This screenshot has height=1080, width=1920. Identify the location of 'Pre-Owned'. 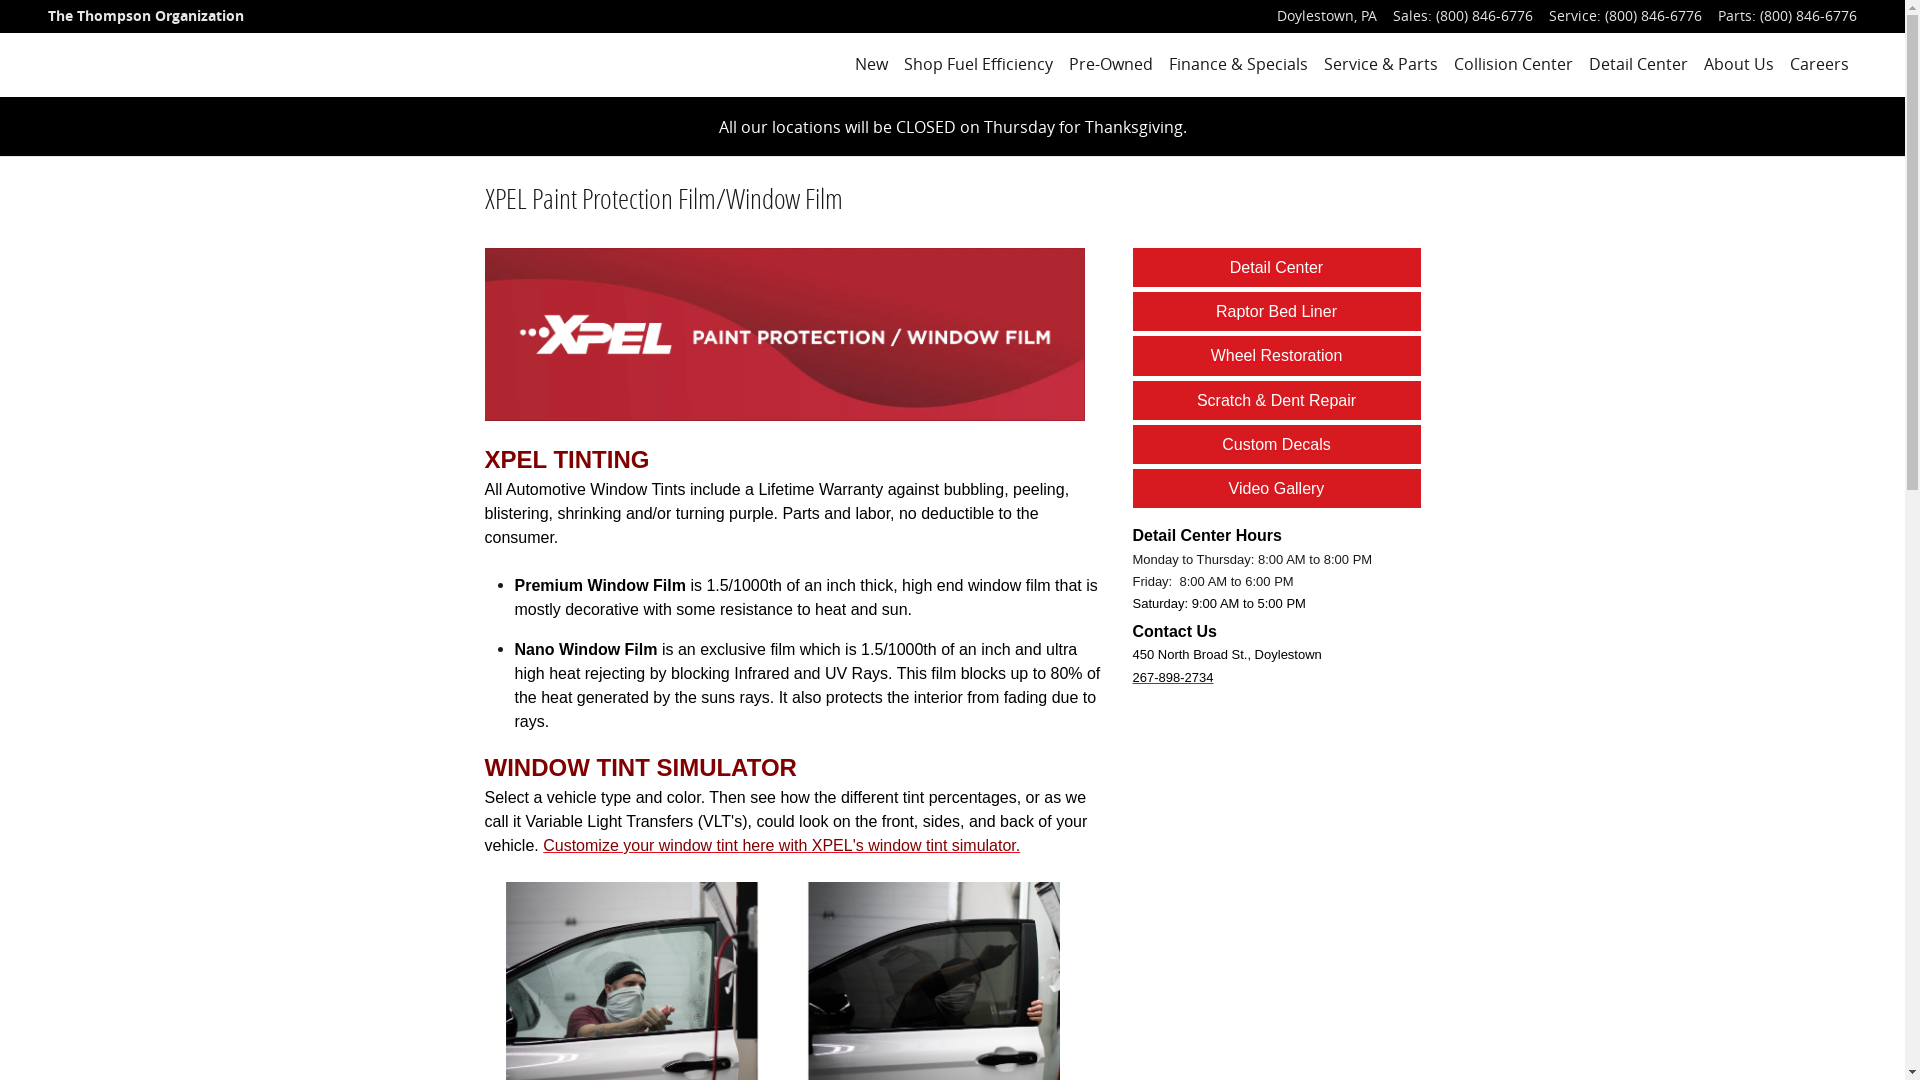
(1109, 64).